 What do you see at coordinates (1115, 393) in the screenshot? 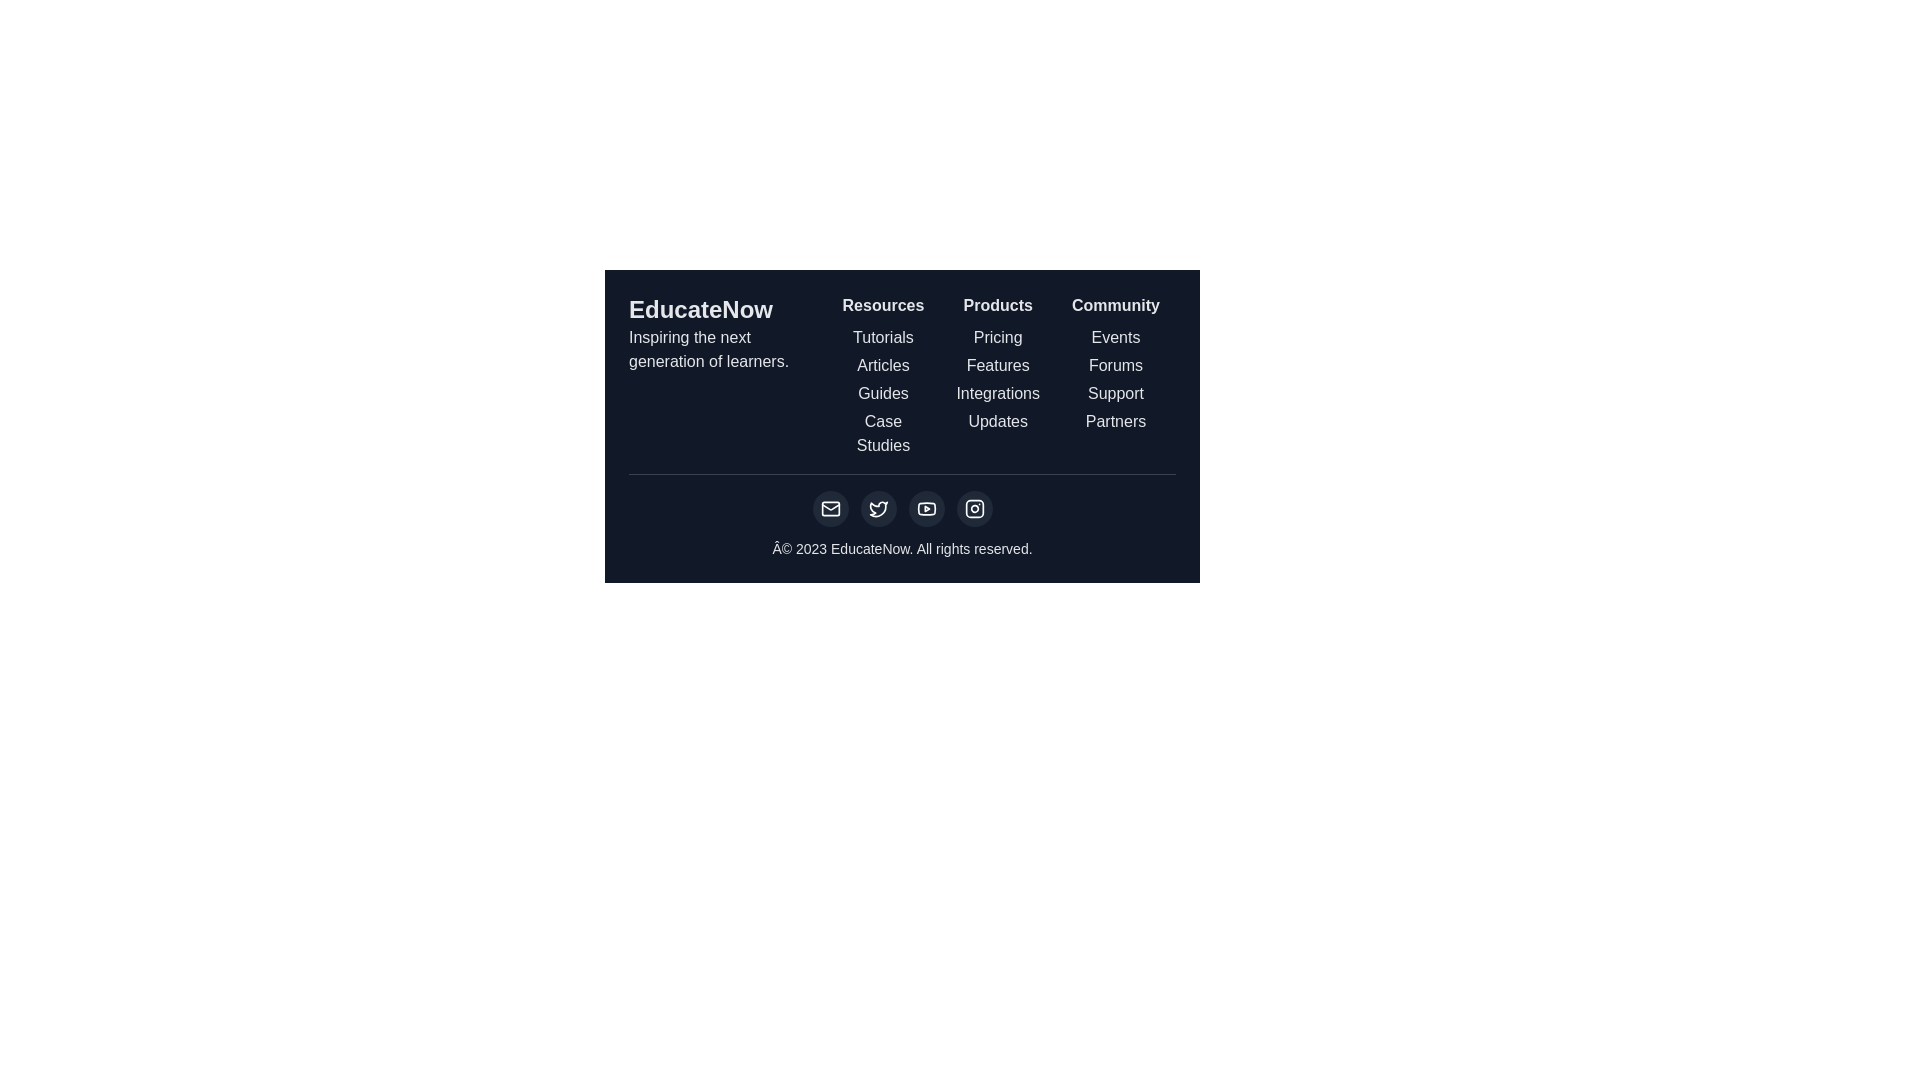
I see `the 'Support' text label located in the 'Community' section, which is styled with a hover underline effect and displayed on a dark background` at bounding box center [1115, 393].